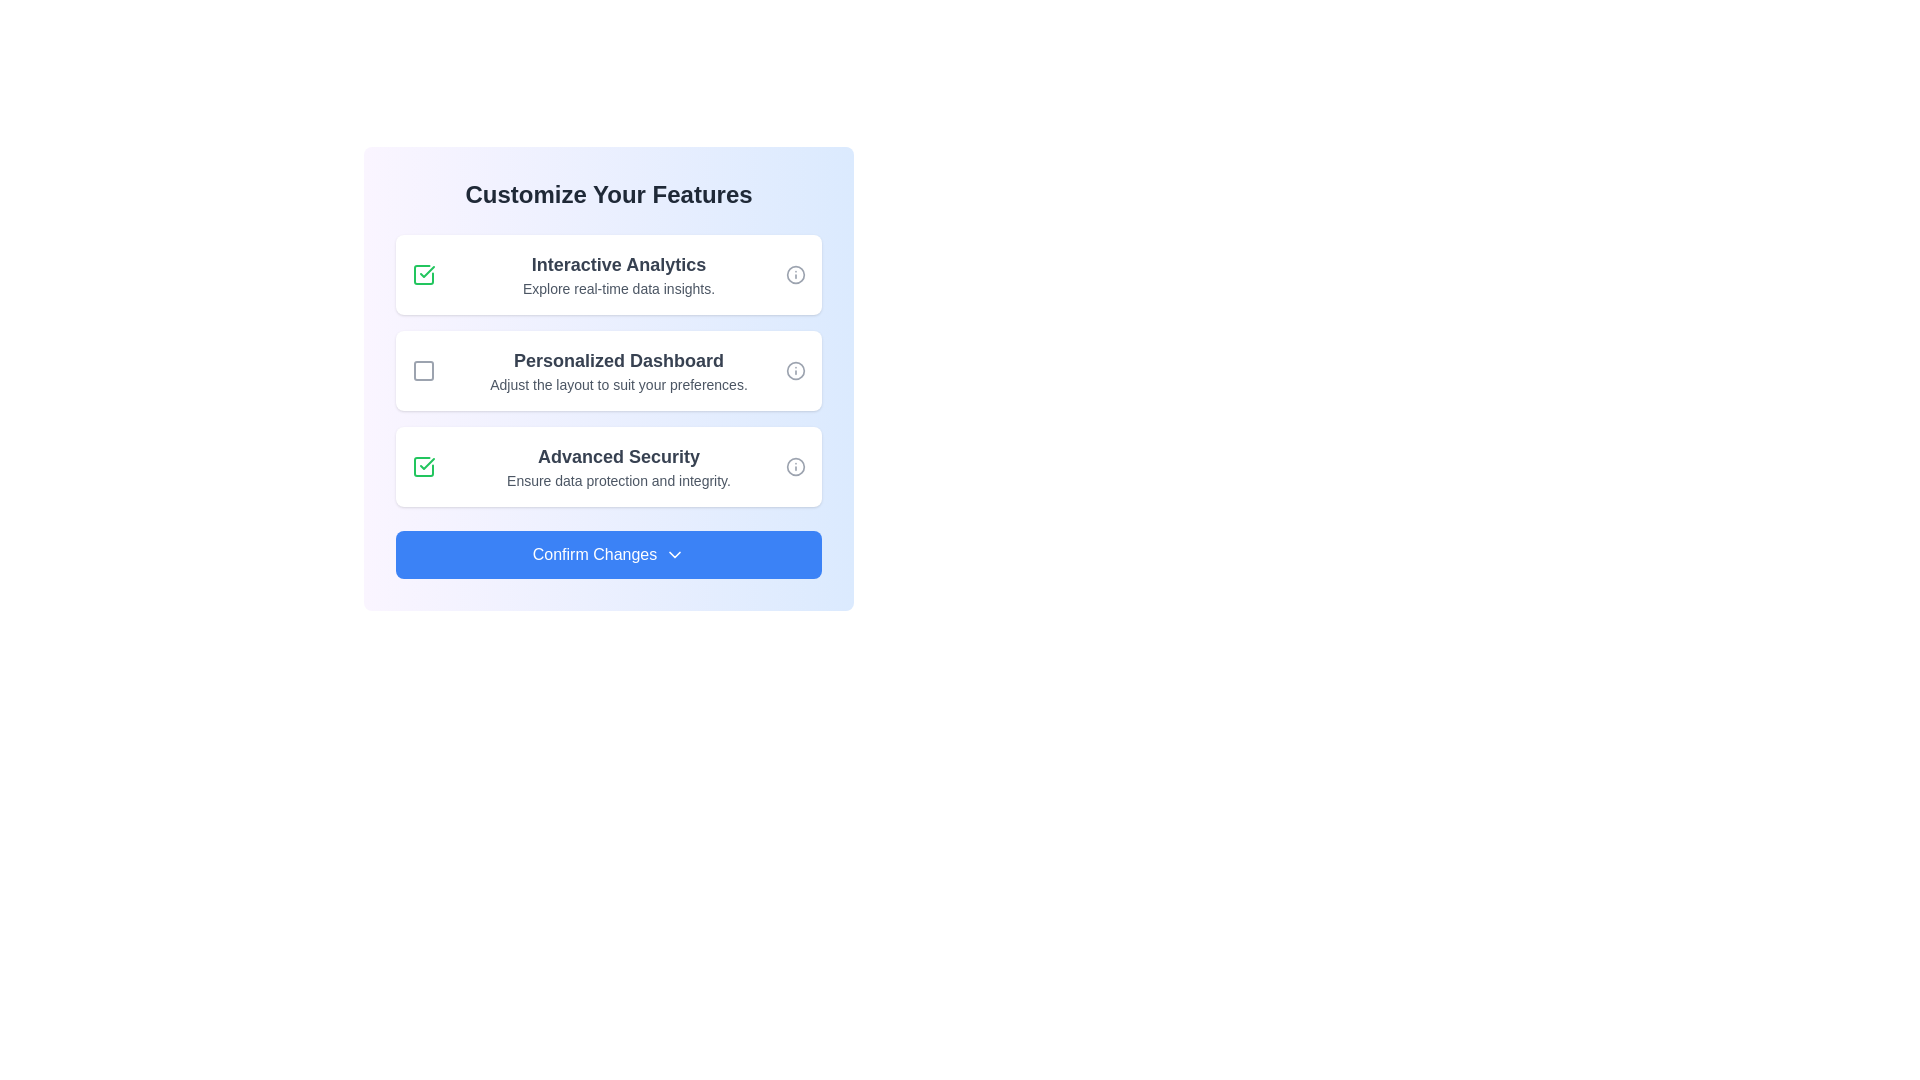 This screenshot has width=1920, height=1080. What do you see at coordinates (618, 361) in the screenshot?
I see `the text label displaying 'Personalized Dashboard' in bold gray font, positioned in the middle section of the feature selection interface, serving as a title for the second item` at bounding box center [618, 361].